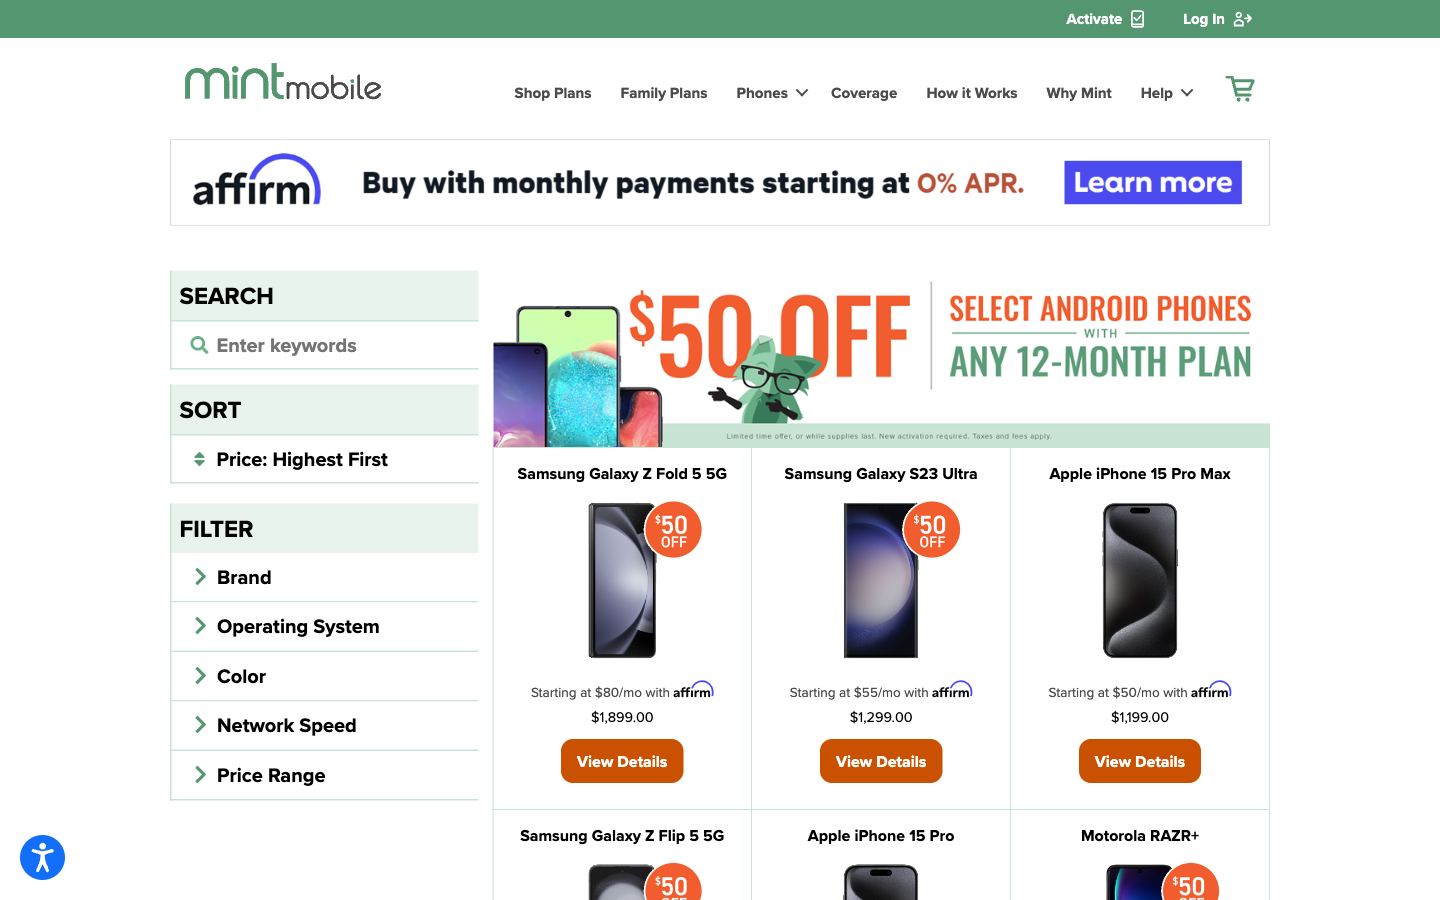  What do you see at coordinates (879, 472) in the screenshot?
I see `See Samsung Galaxy Phone` at bounding box center [879, 472].